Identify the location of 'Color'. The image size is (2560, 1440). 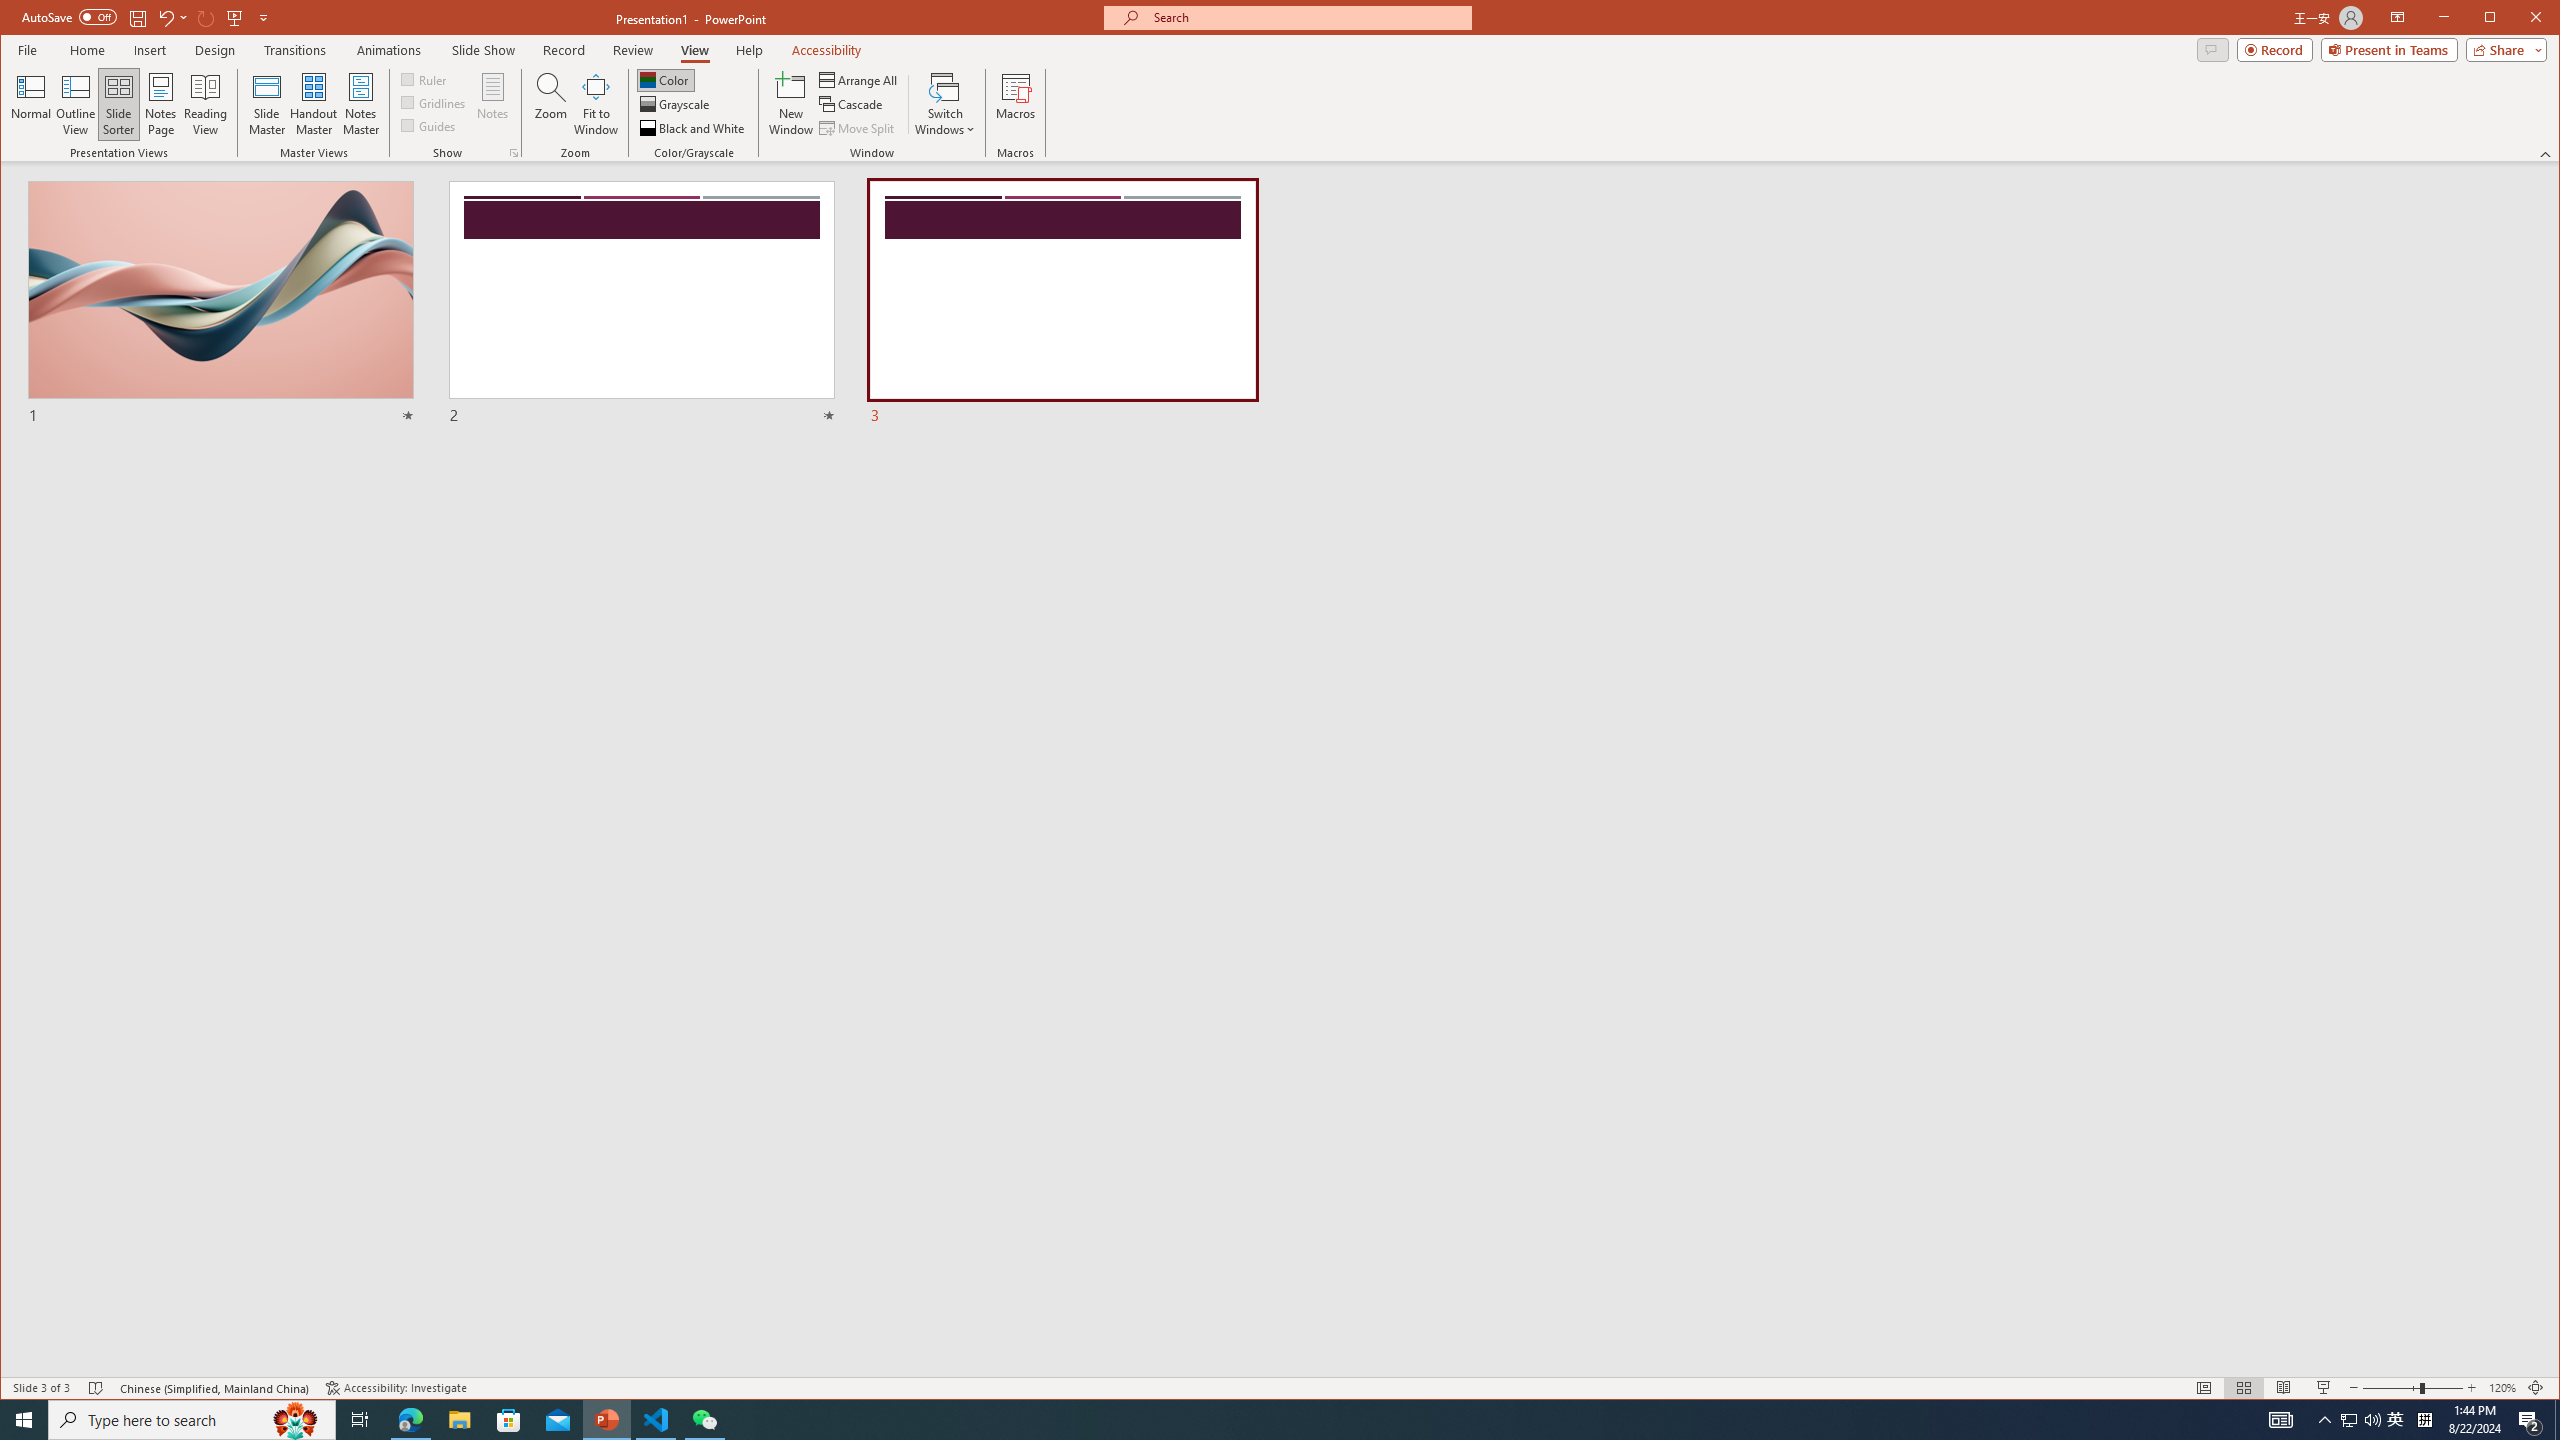
(664, 80).